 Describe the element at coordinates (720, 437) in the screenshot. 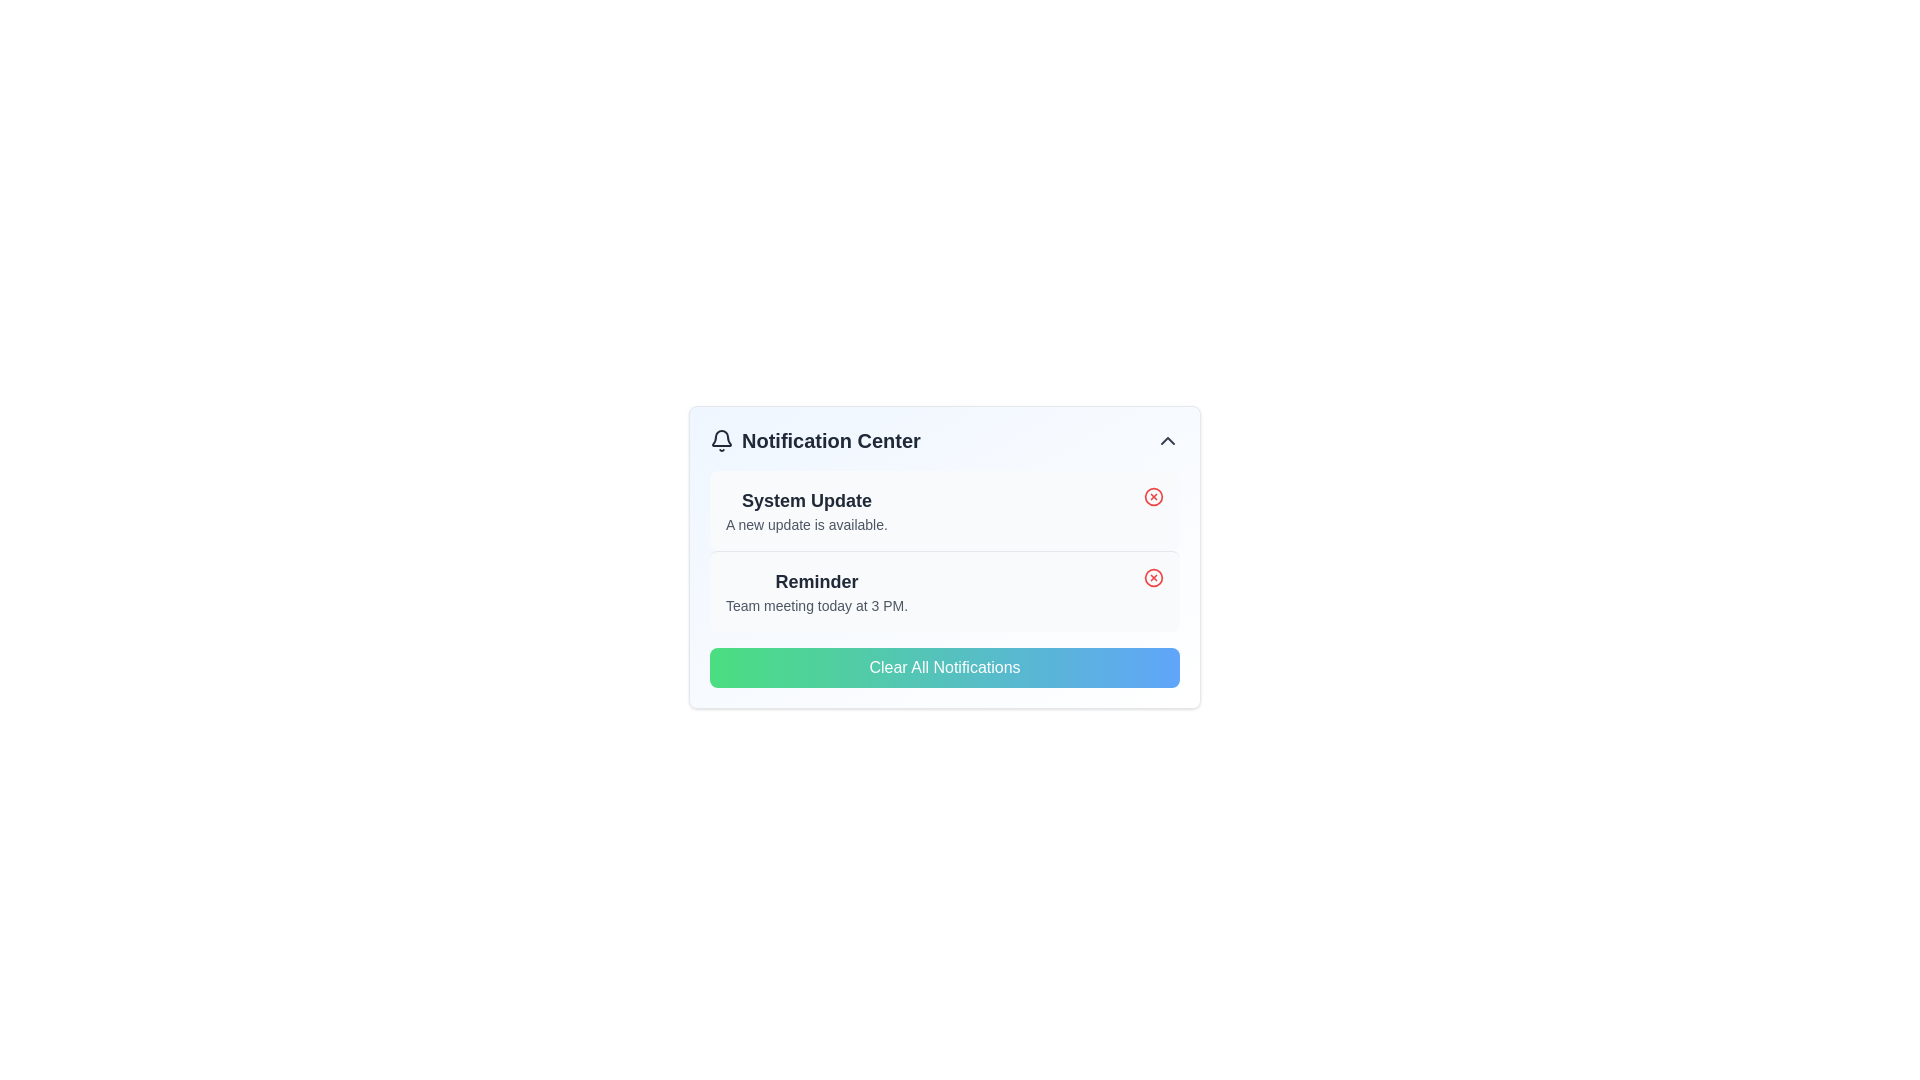

I see `the bell-shaped icon representing notifications in the top-left corner of the notification center panel` at that location.